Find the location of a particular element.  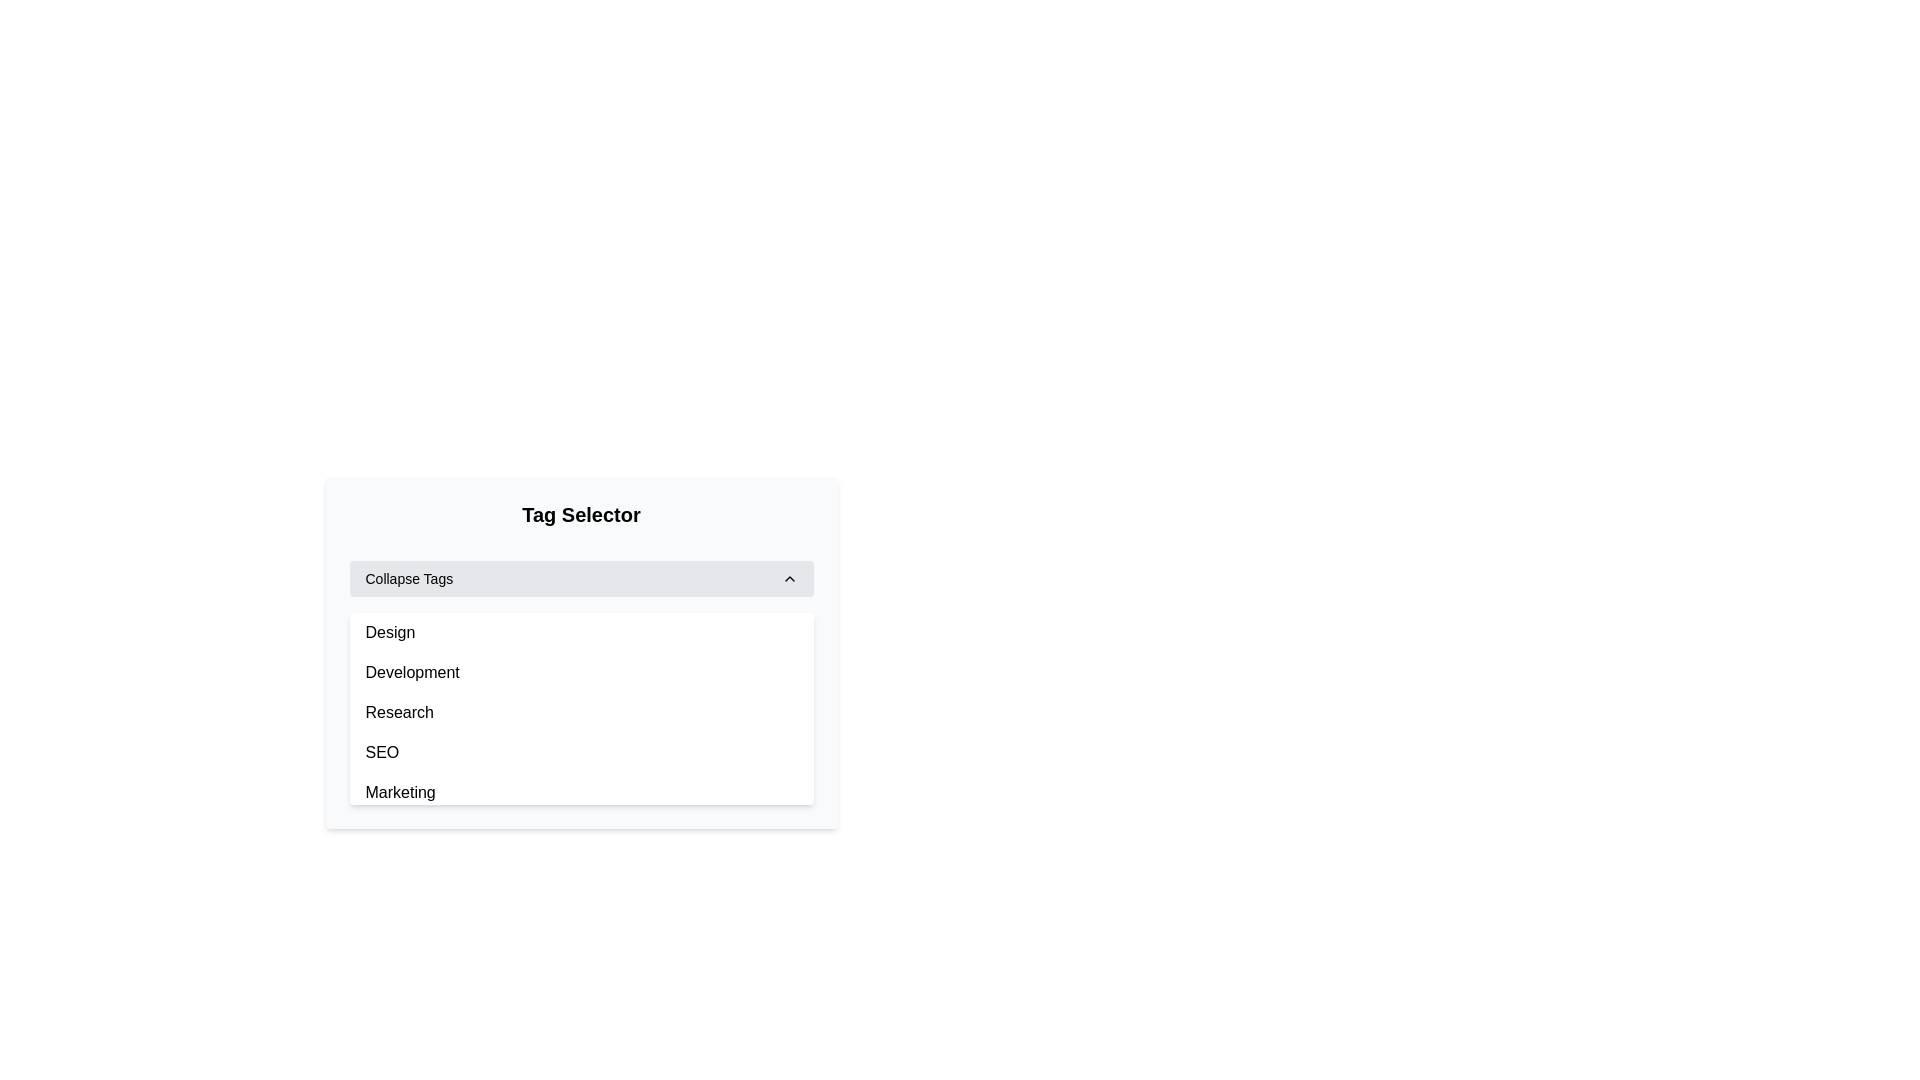

the 'Research' text element located in the third position of the 'Tag Selector' dropdown menu is located at coordinates (399, 712).